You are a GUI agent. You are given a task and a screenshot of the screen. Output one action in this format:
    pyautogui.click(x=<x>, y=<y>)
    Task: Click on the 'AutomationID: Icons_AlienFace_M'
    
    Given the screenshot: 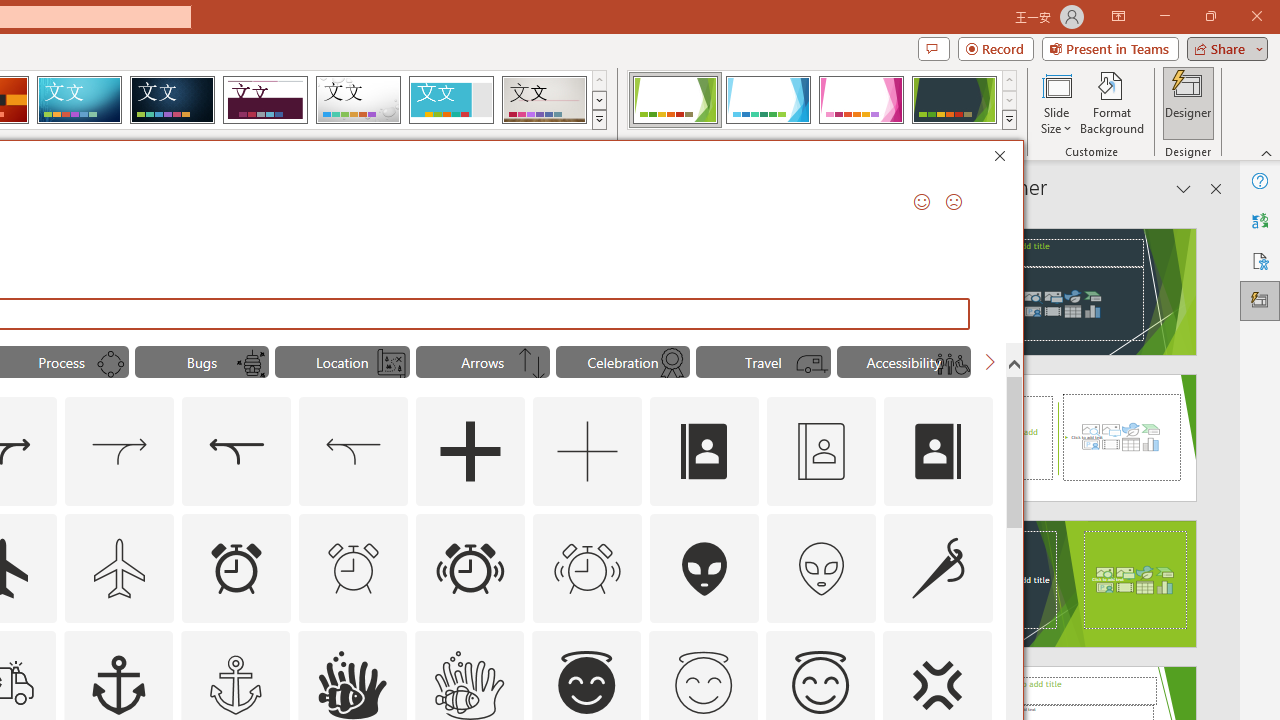 What is the action you would take?
    pyautogui.click(x=821, y=568)
    